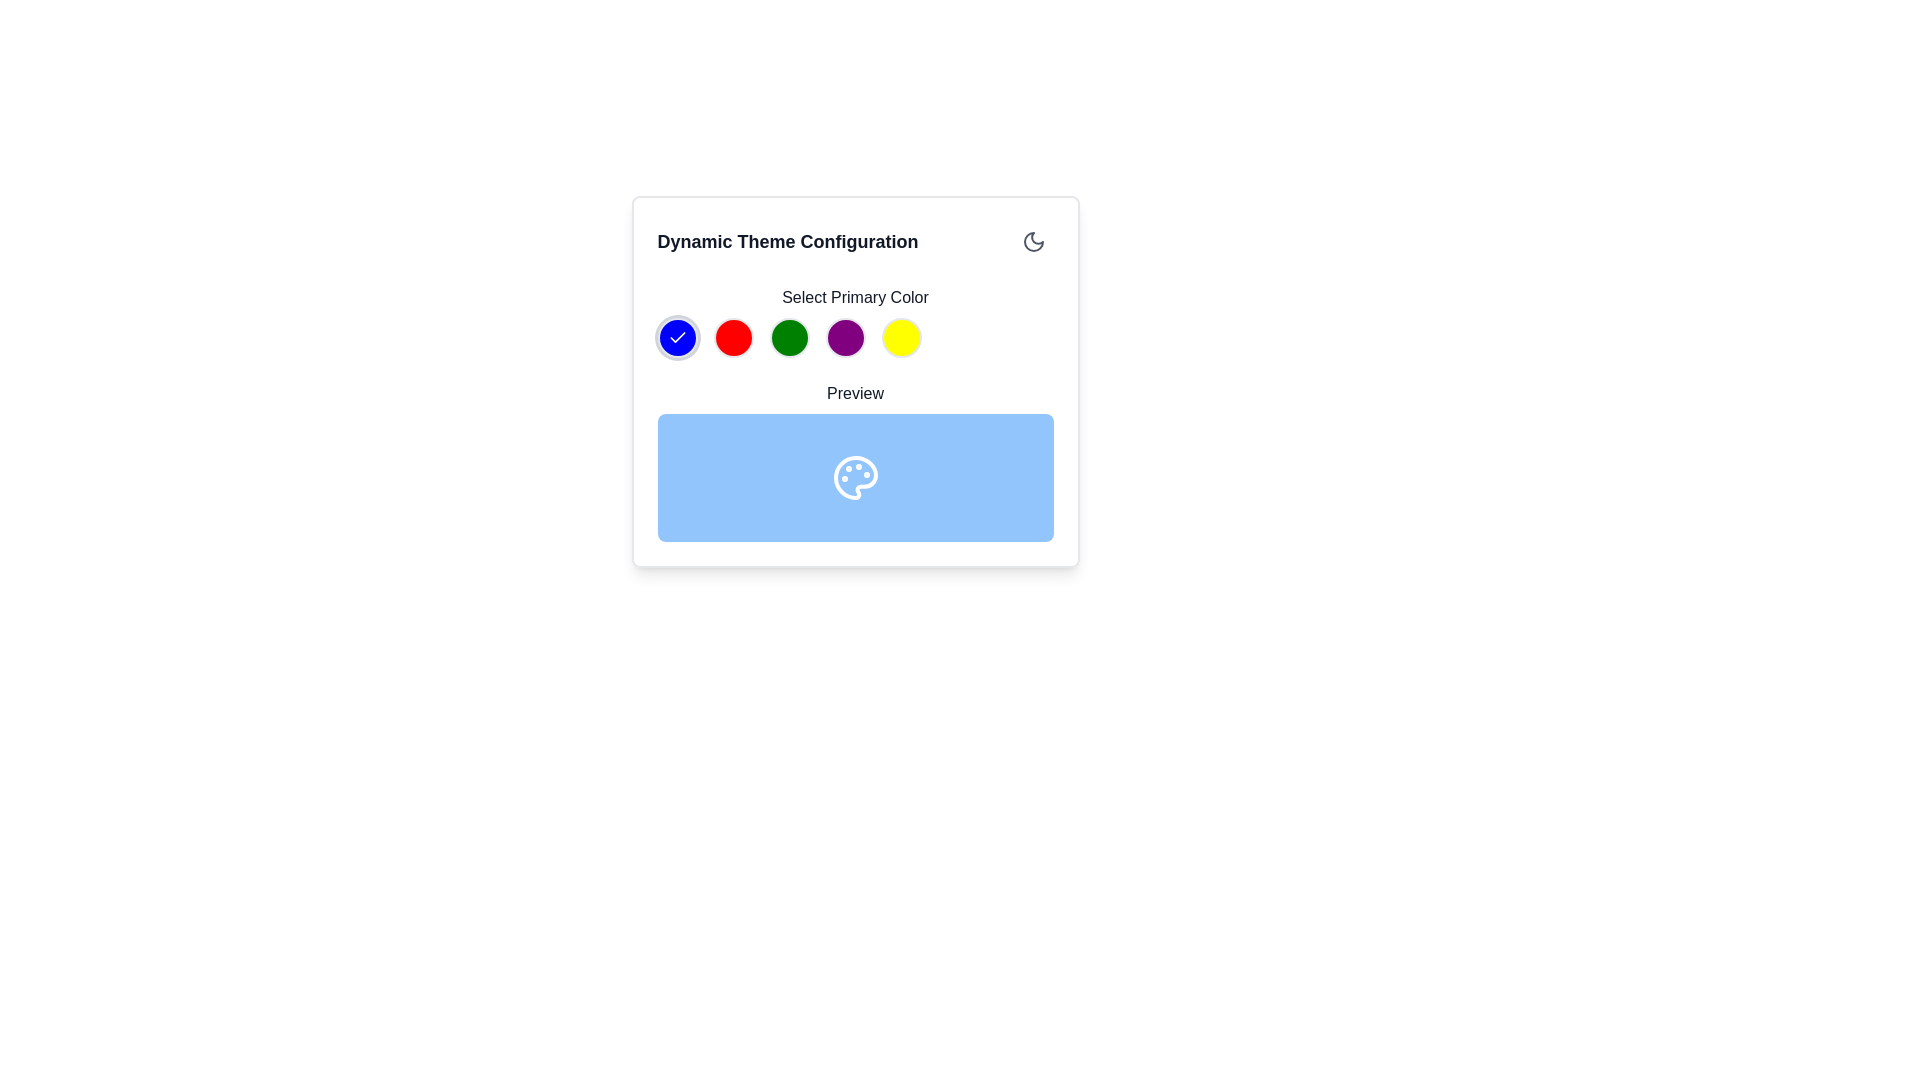 This screenshot has width=1920, height=1080. What do you see at coordinates (677, 336) in the screenshot?
I see `the blue circular checkmark icon located in the top-left section of the modal interface beneath the 'Select Primary Color' label` at bounding box center [677, 336].